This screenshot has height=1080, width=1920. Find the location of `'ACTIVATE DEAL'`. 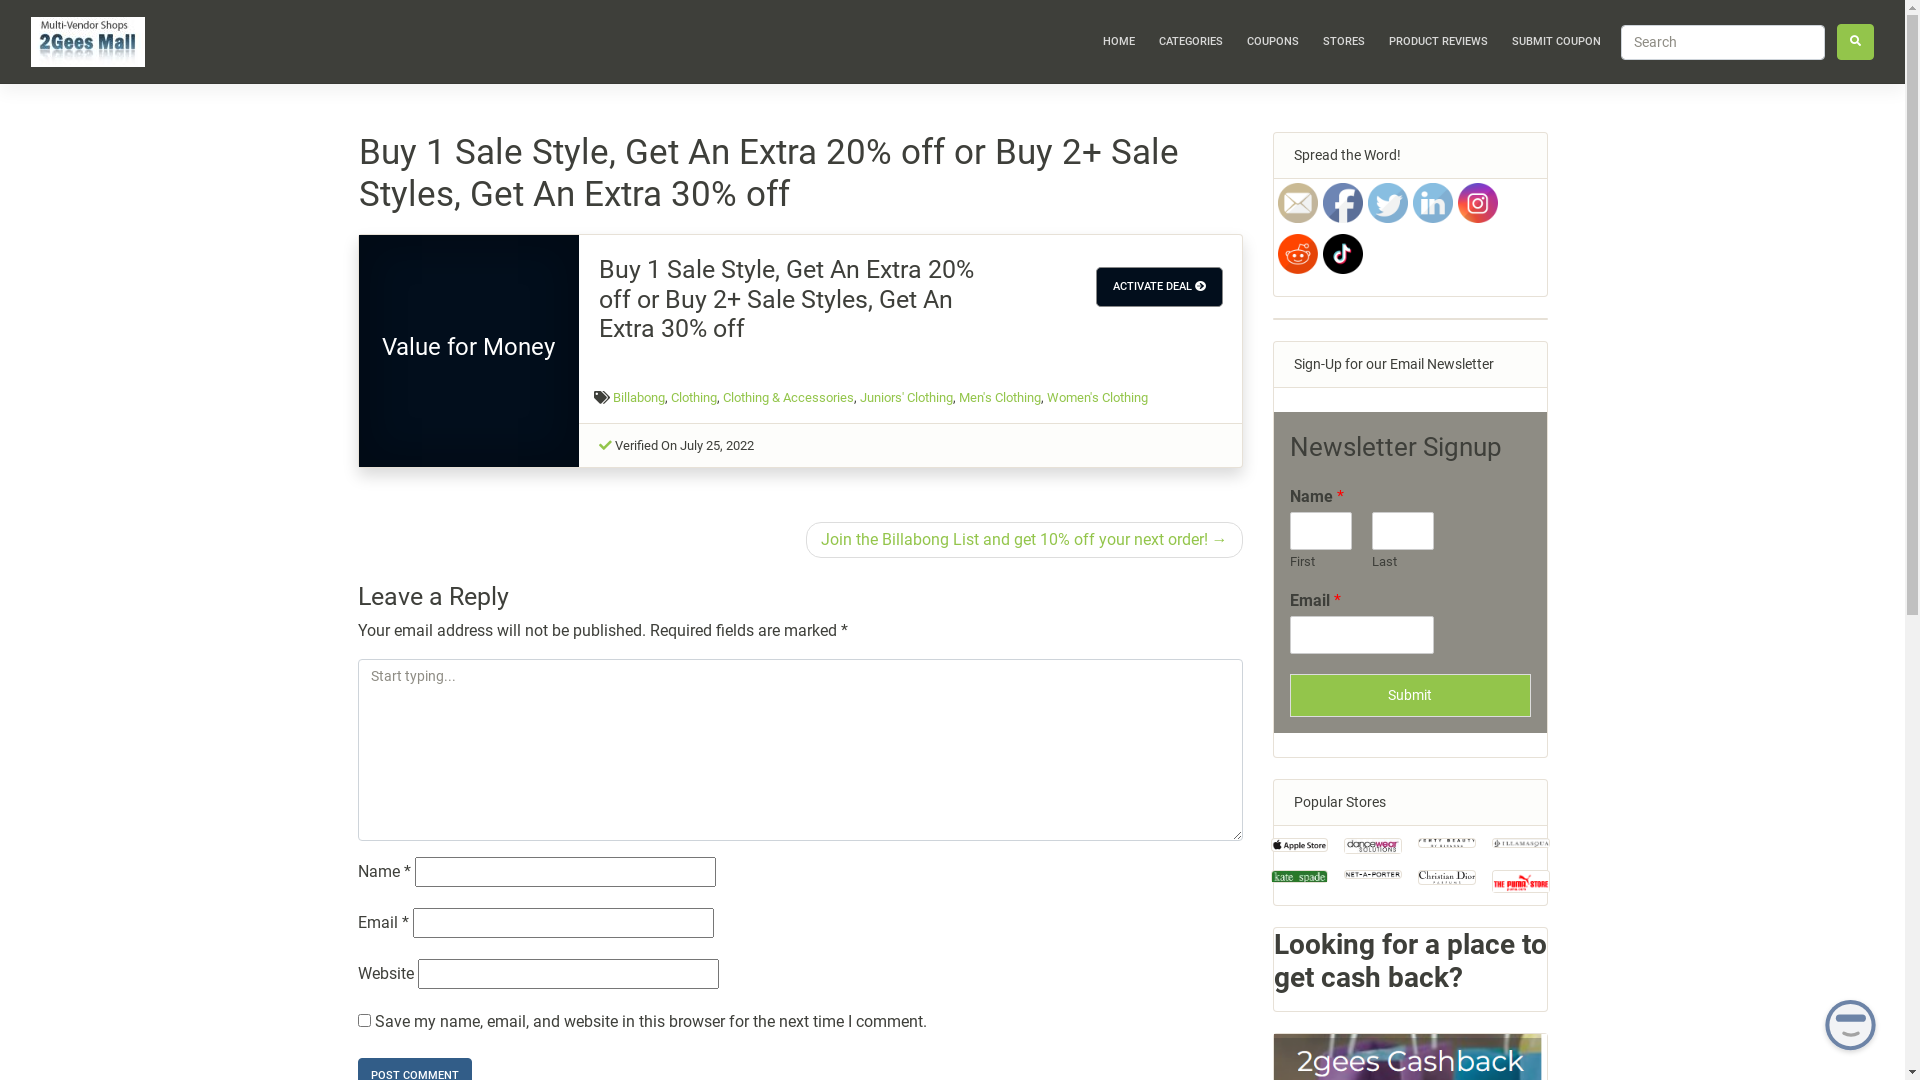

'ACTIVATE DEAL' is located at coordinates (1159, 286).